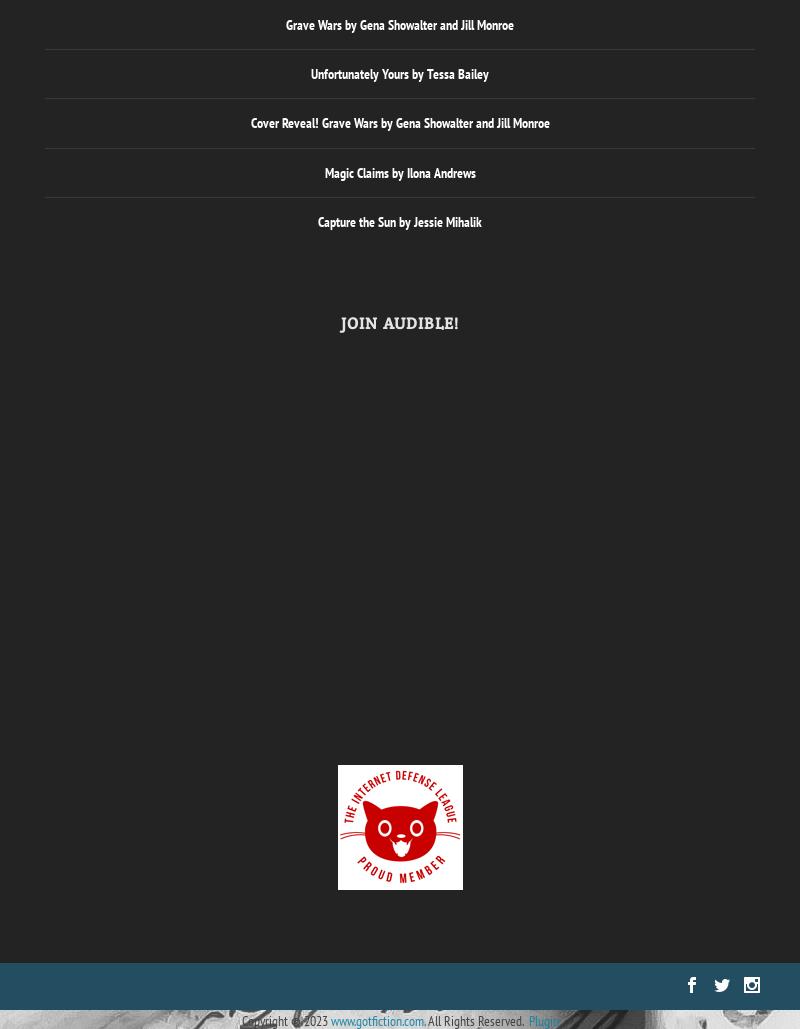 The image size is (800, 1029). What do you see at coordinates (309, 73) in the screenshot?
I see `'Unfortunately Yours by Tessa Bailey'` at bounding box center [309, 73].